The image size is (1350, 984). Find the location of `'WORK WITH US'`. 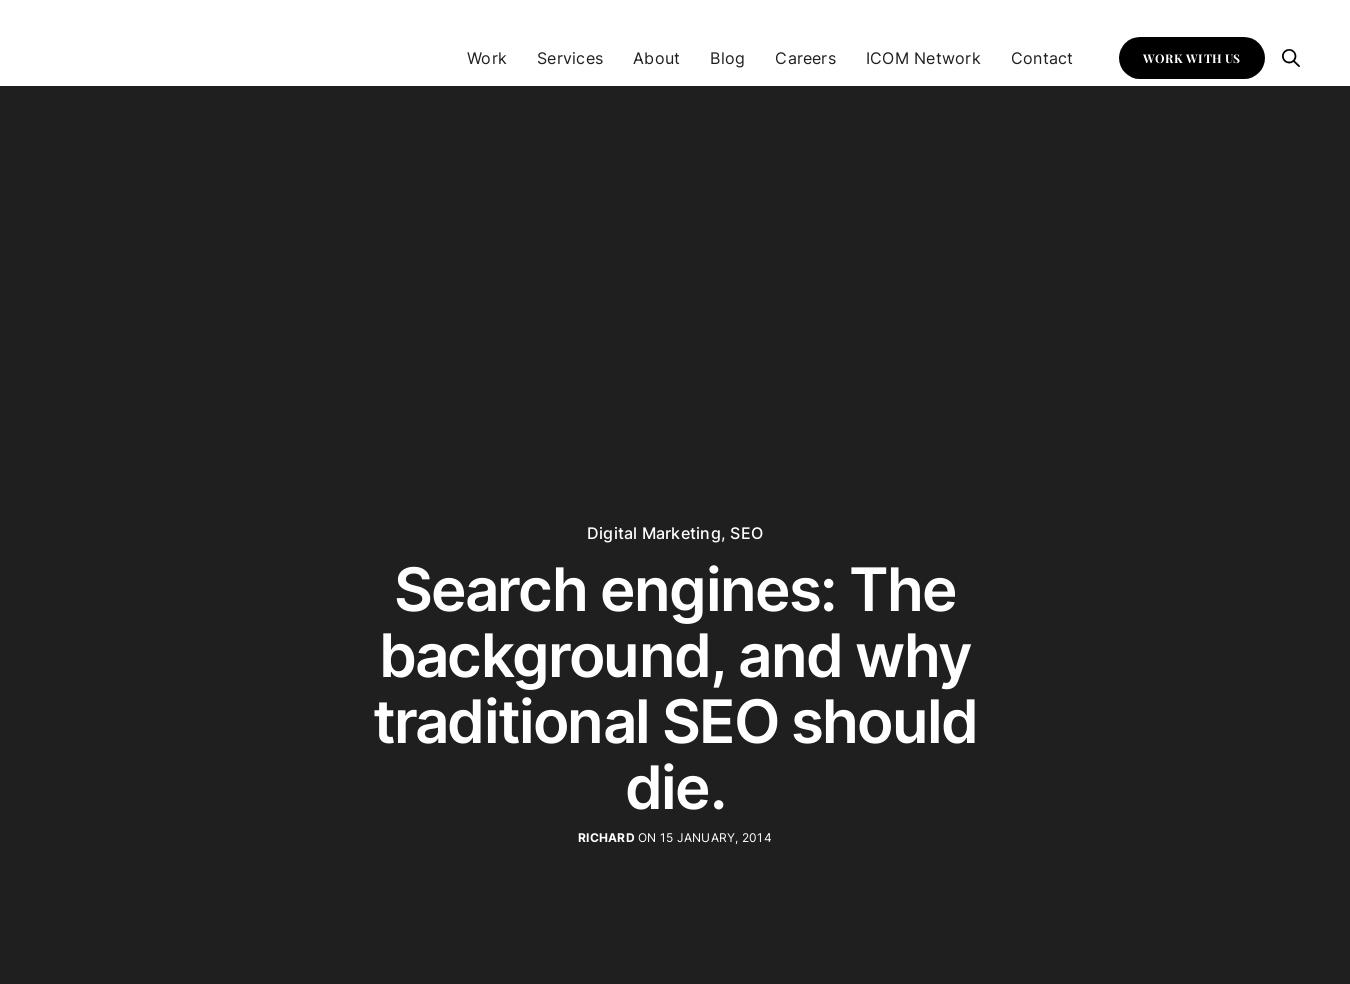

'WORK WITH US' is located at coordinates (1189, 55).